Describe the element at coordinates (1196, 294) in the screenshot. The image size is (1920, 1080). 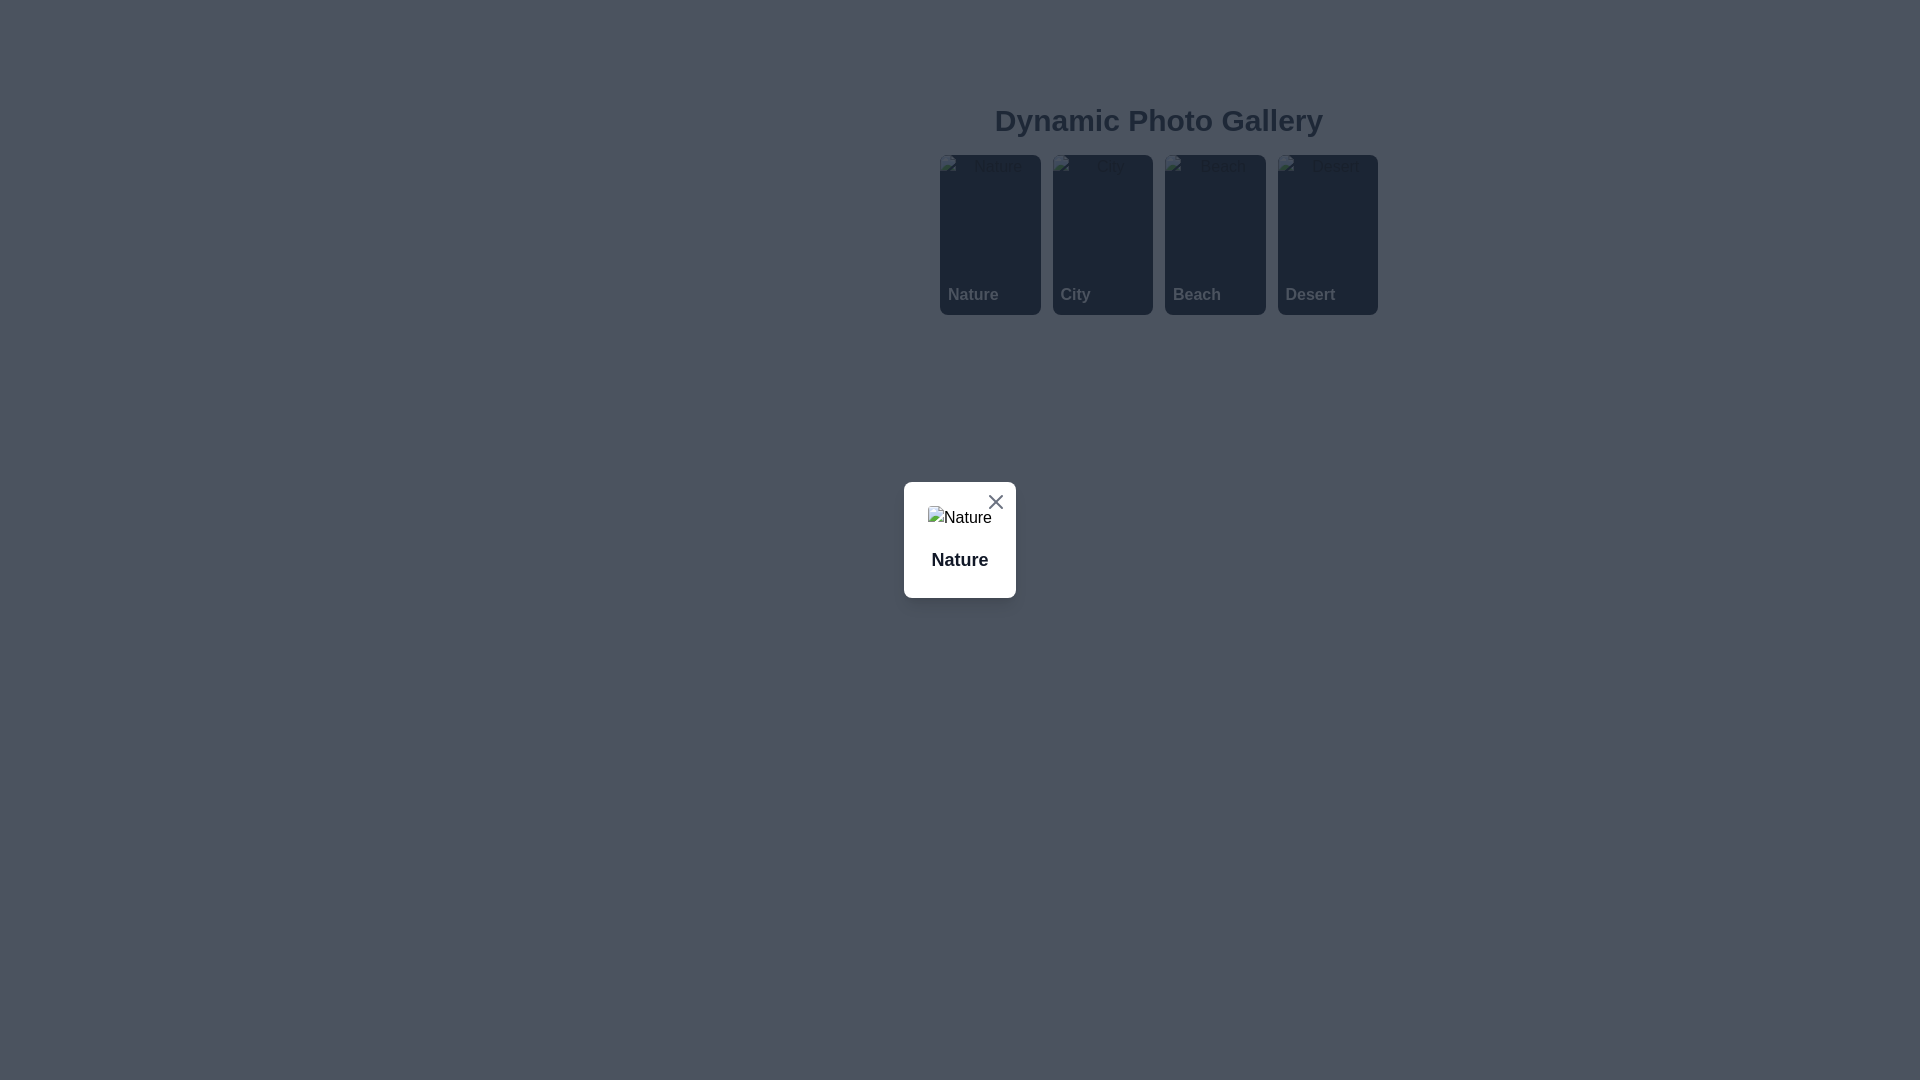
I see `the 'Beach' text label, which is displayed in bold white font at the bottom-left corner of the third card in a horizontally aligned set of cards with a dark background` at that location.